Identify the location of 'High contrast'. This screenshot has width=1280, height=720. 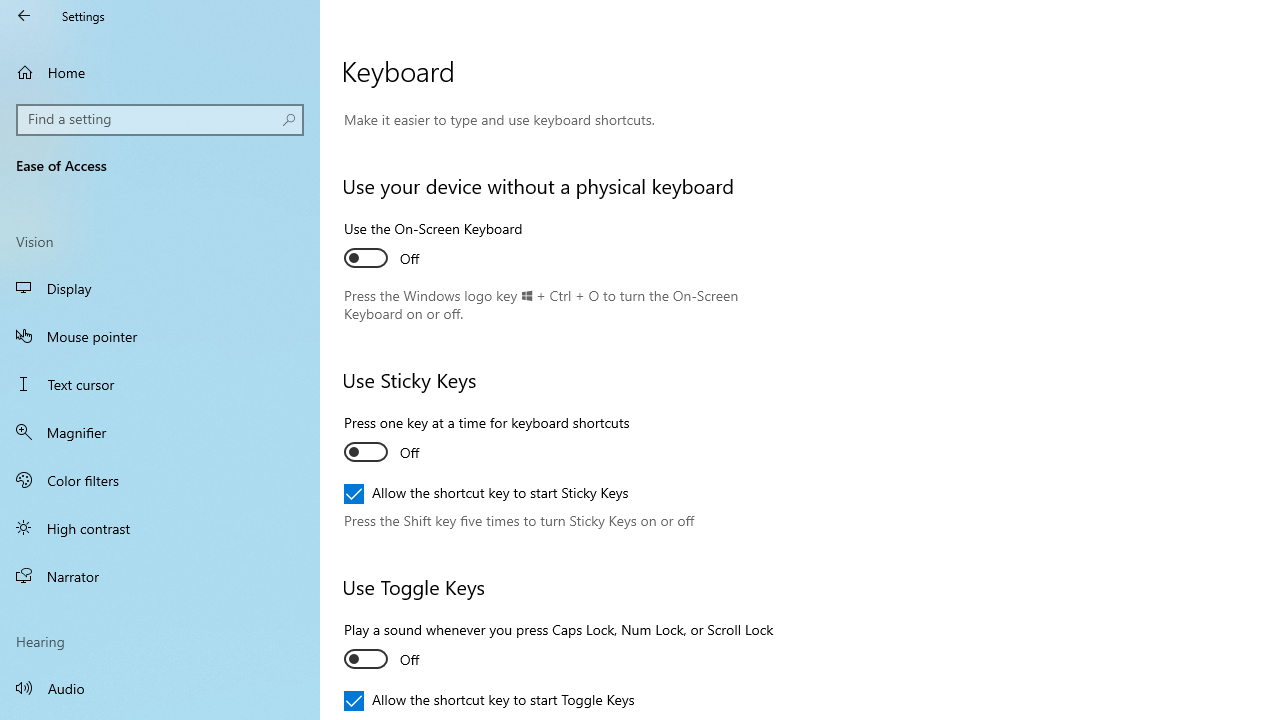
(160, 527).